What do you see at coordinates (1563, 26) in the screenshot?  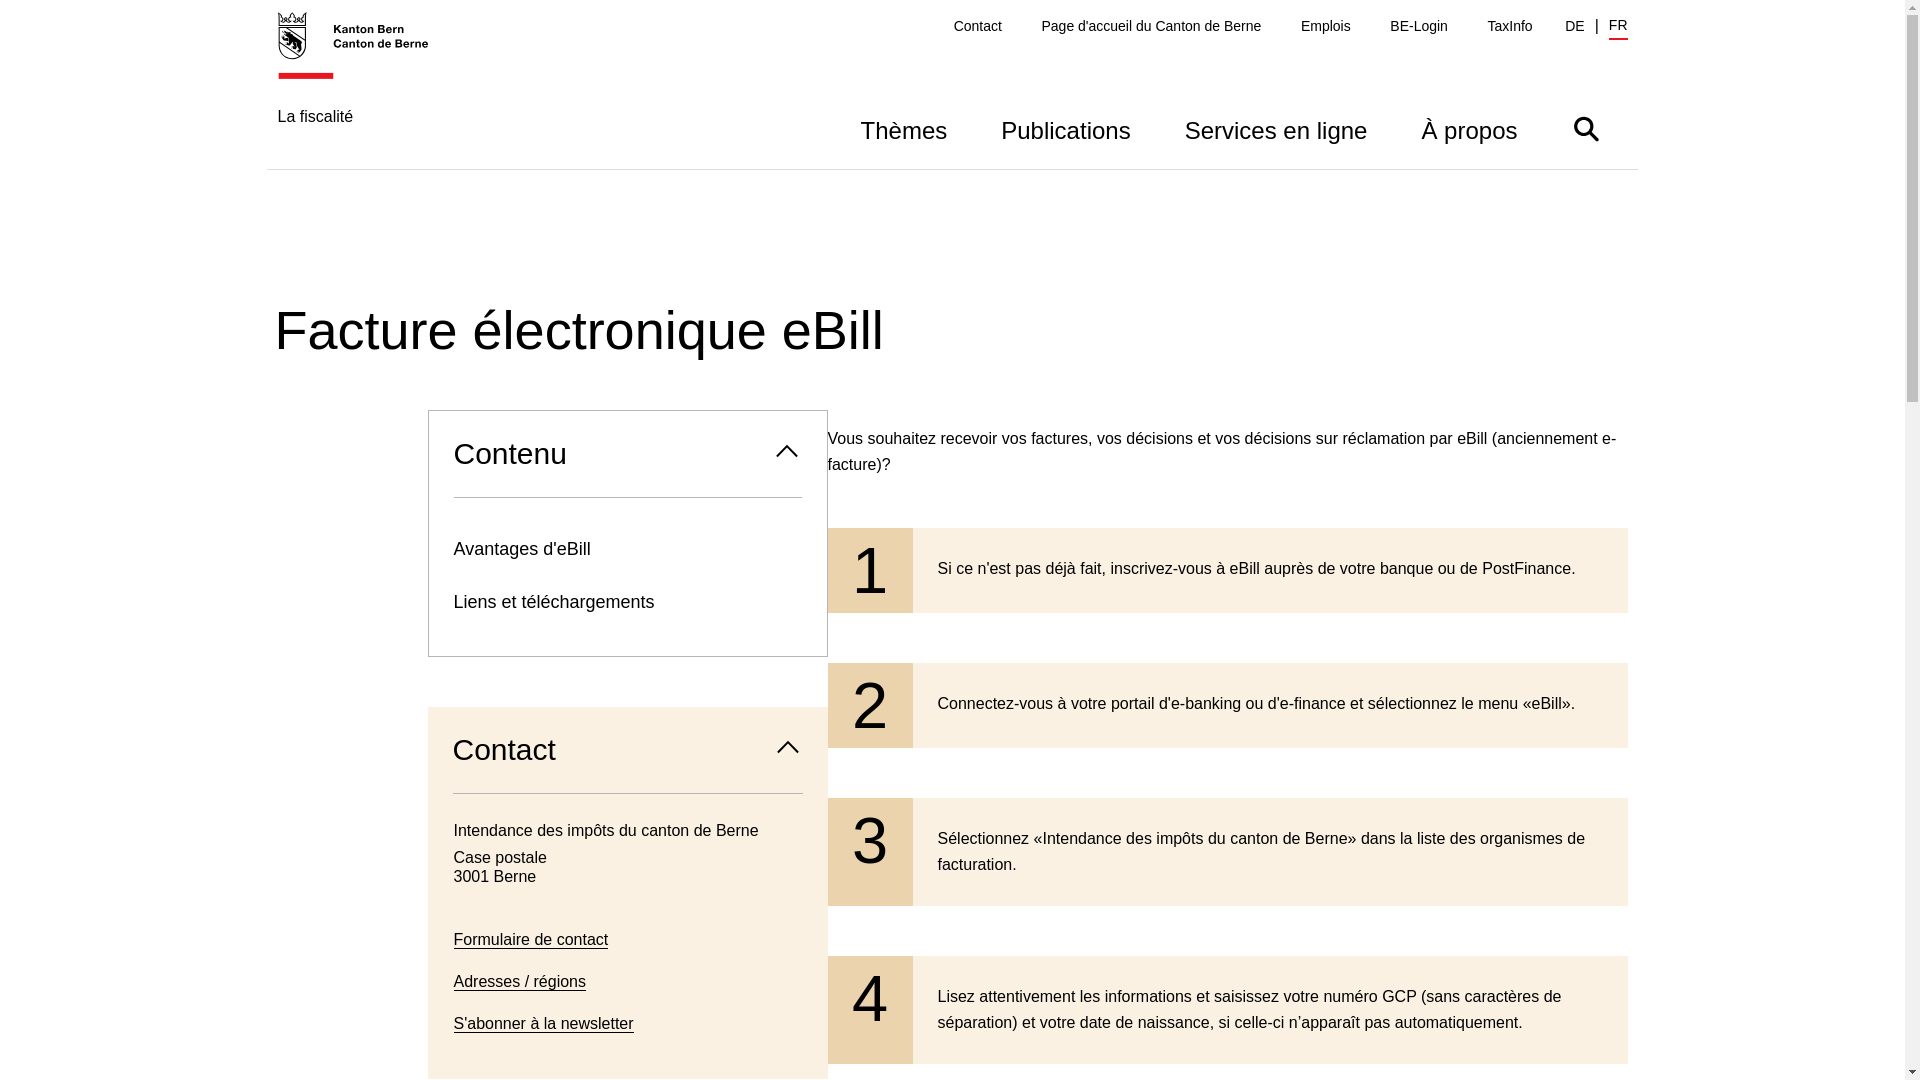 I see `'DE'` at bounding box center [1563, 26].